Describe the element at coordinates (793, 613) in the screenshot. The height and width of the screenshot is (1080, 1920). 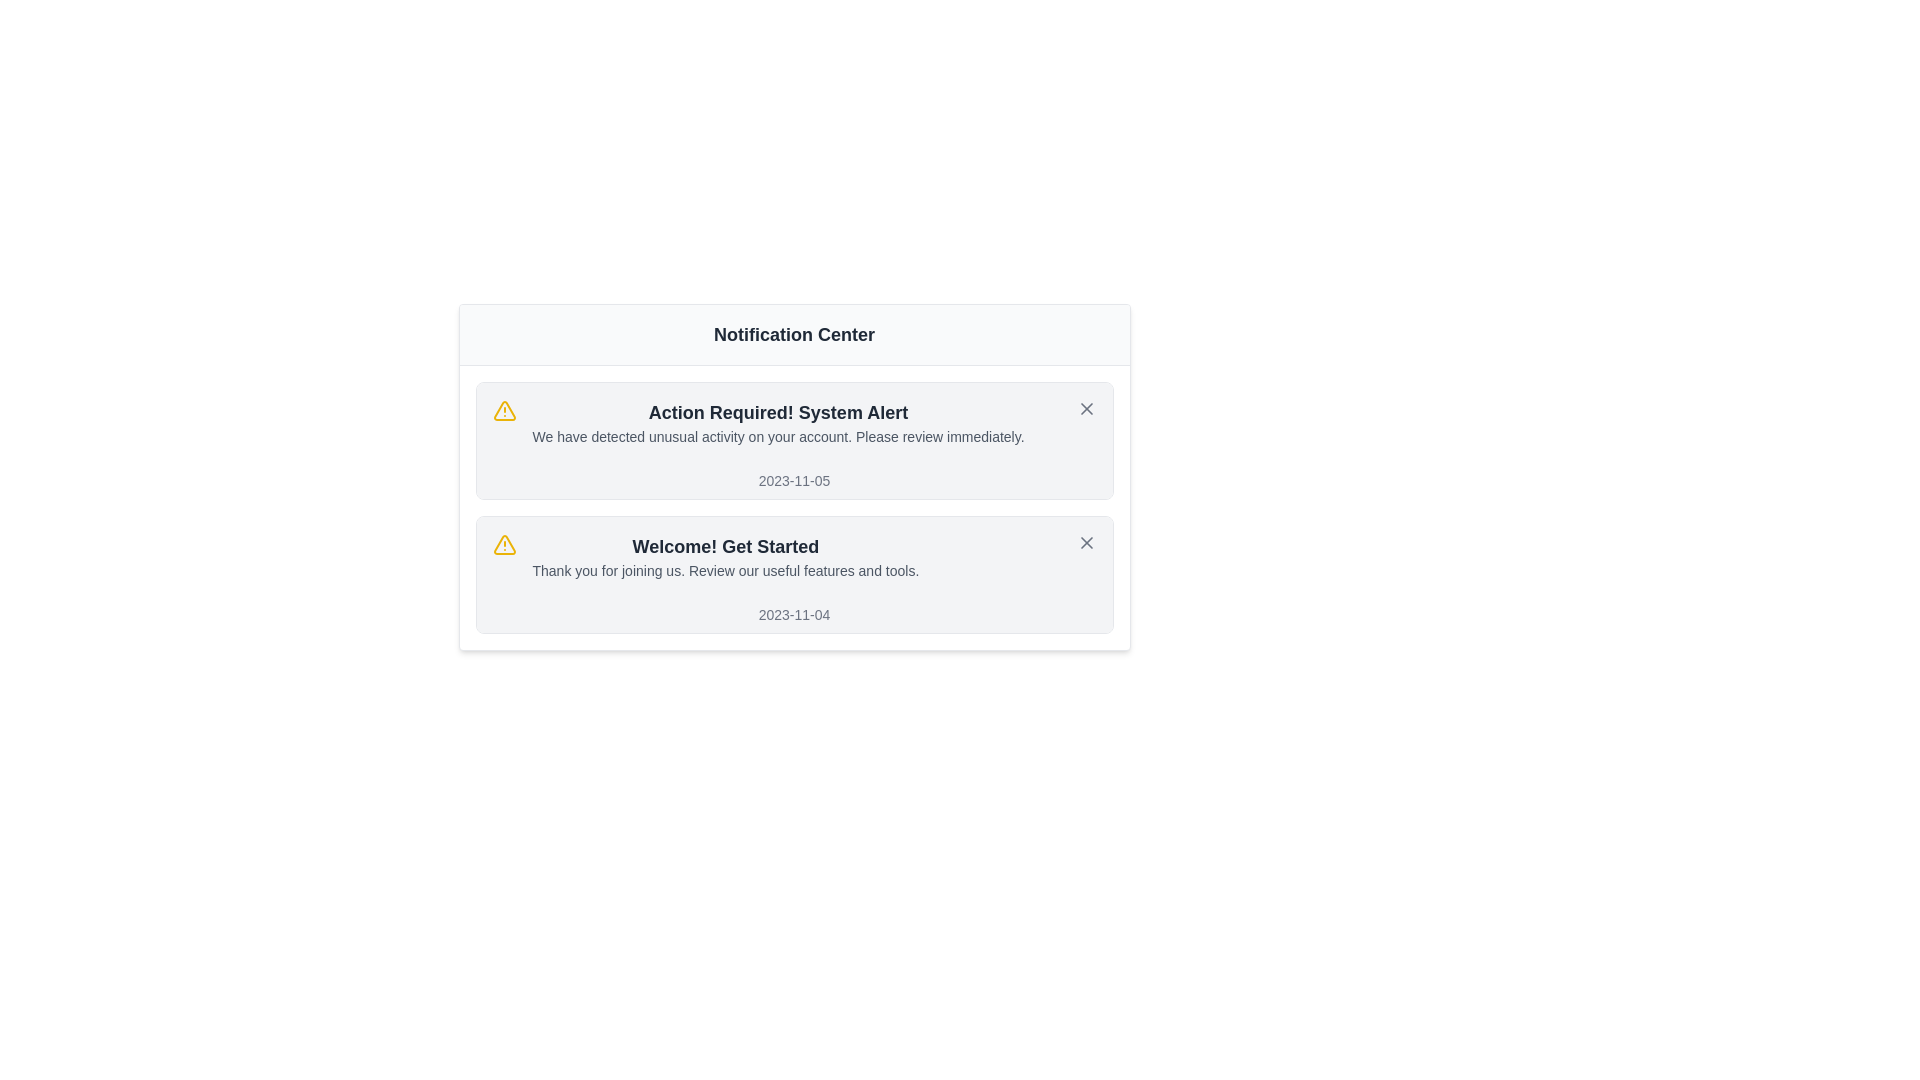
I see `date information displayed in the text label showing '2023-11-04' in the Notification Center, which is horizontally centered within the notification box` at that location.